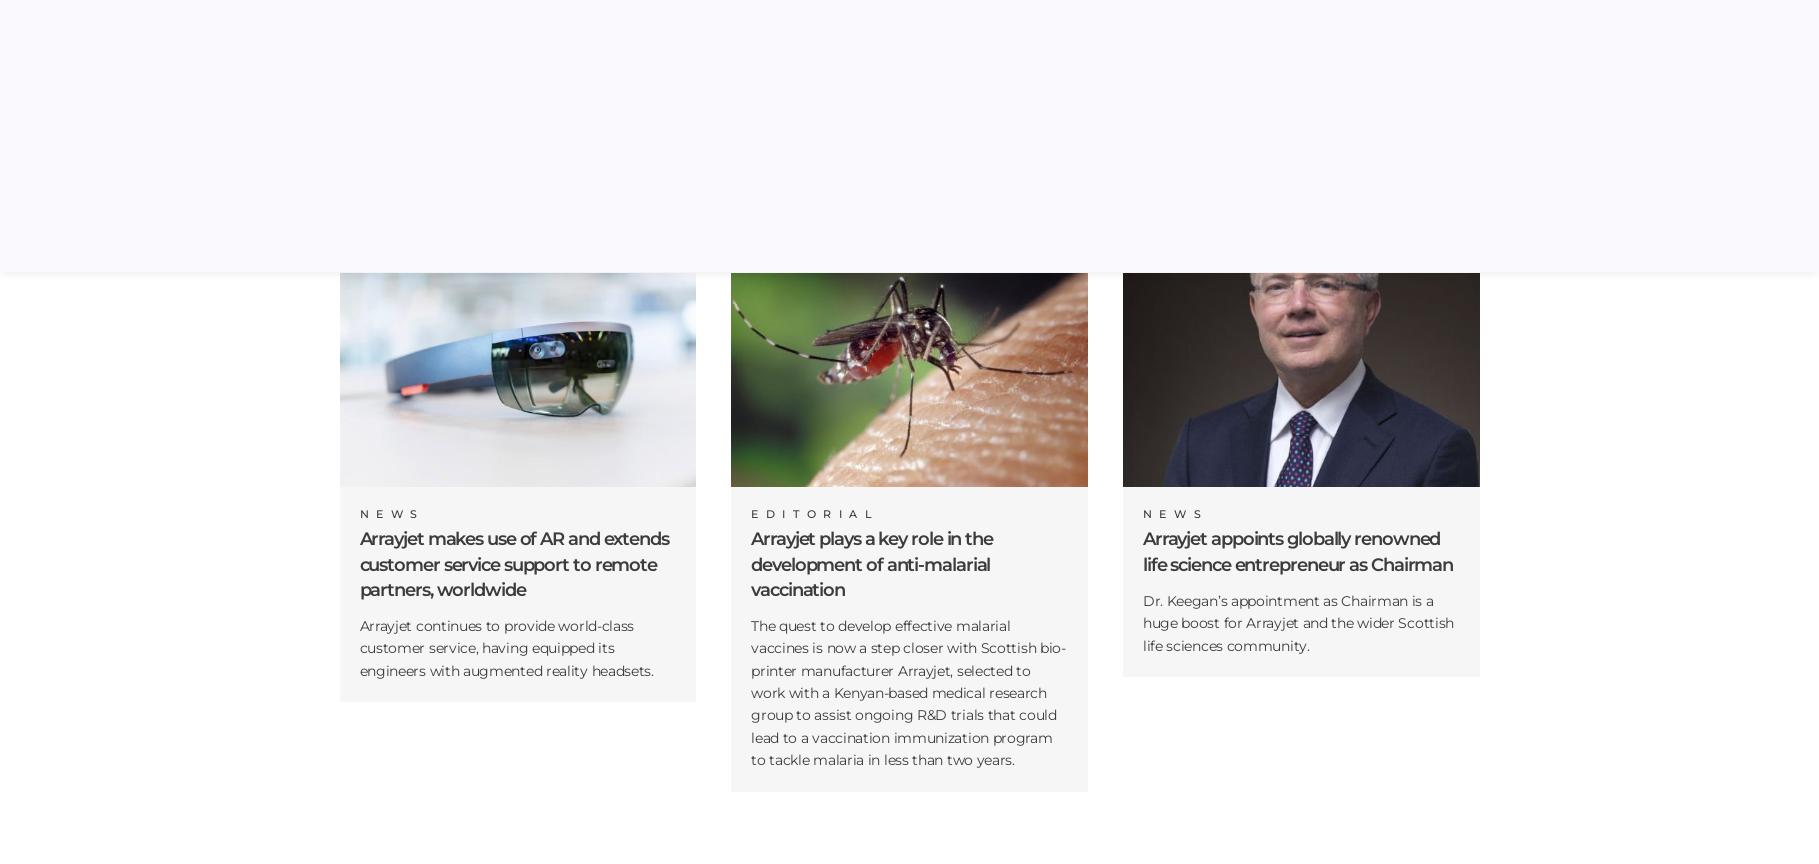  I want to click on 'Arrayjet makes use of AR and extends customer service support to remote partners, worldwide', so click(513, 563).